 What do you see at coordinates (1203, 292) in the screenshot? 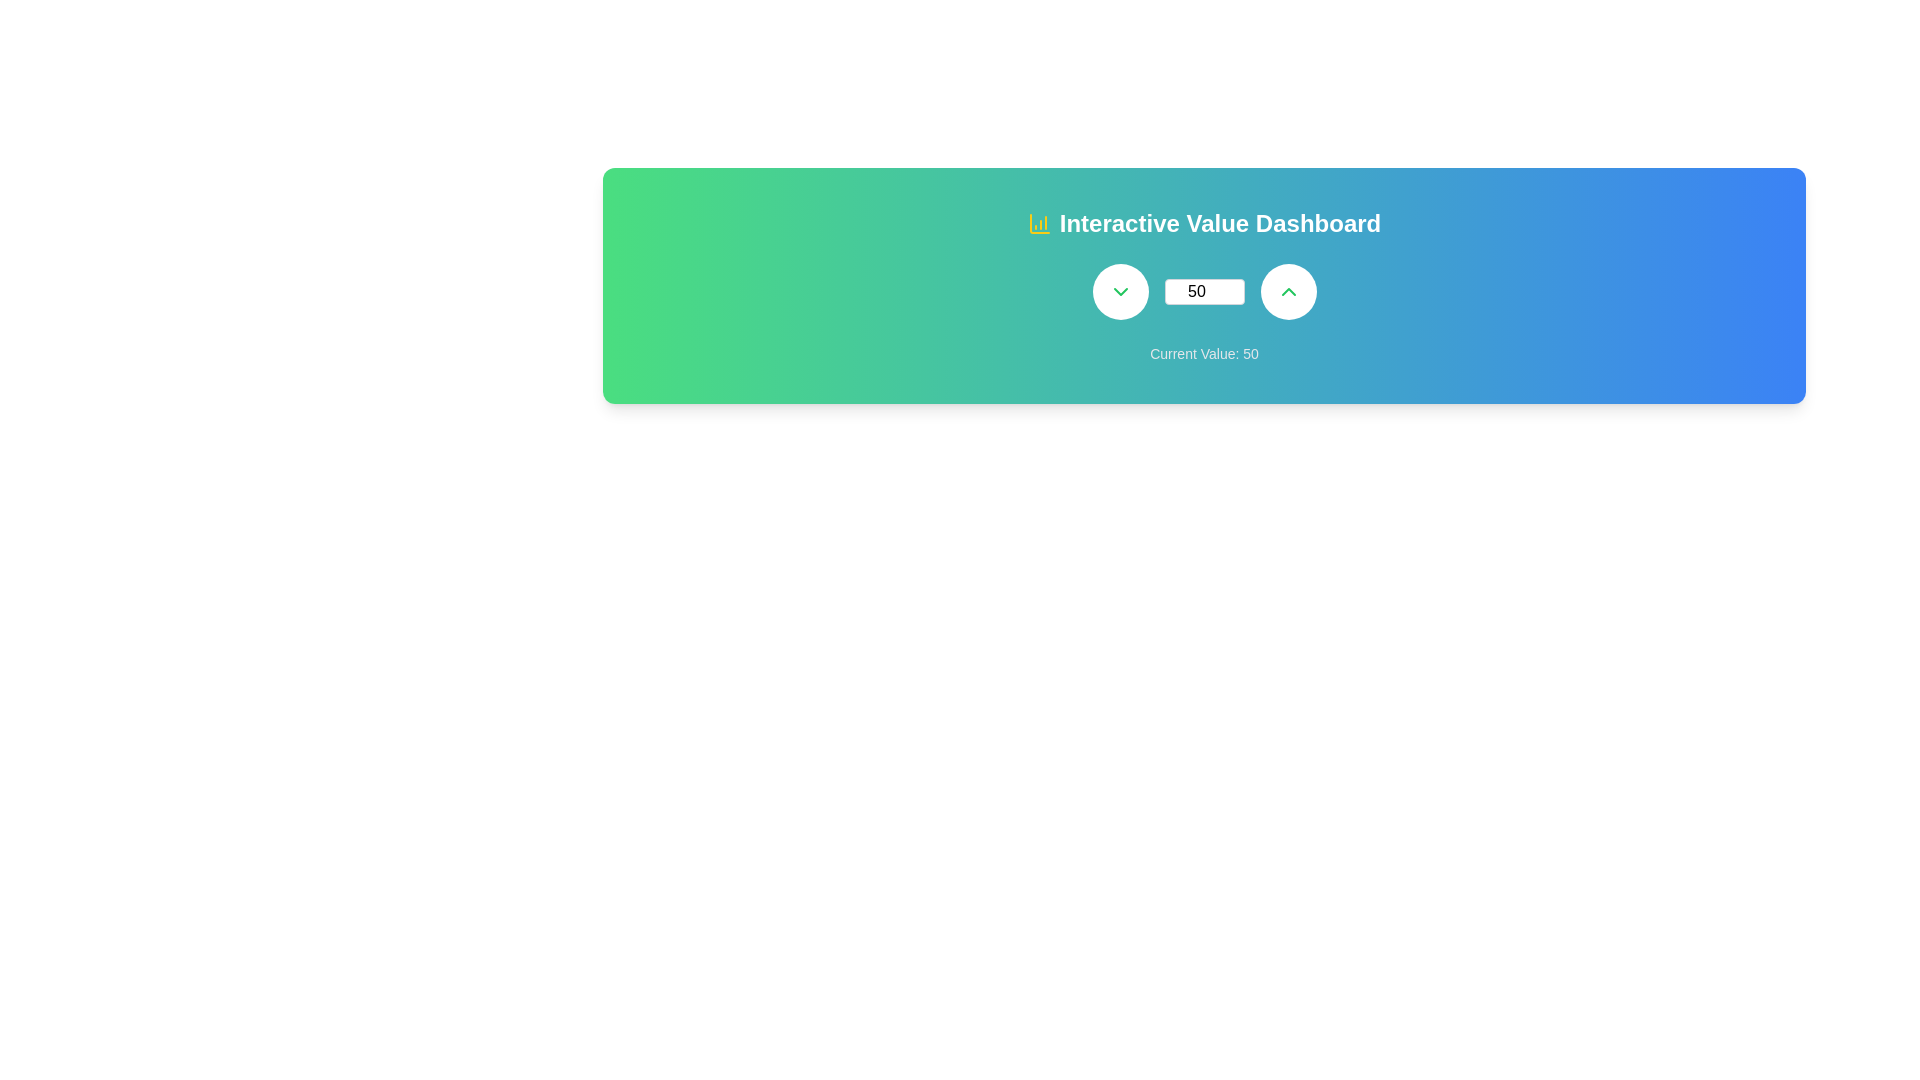
I see `the Input plus controls group, which includes the decrement button, numeric input field showing '50', and increment button` at bounding box center [1203, 292].